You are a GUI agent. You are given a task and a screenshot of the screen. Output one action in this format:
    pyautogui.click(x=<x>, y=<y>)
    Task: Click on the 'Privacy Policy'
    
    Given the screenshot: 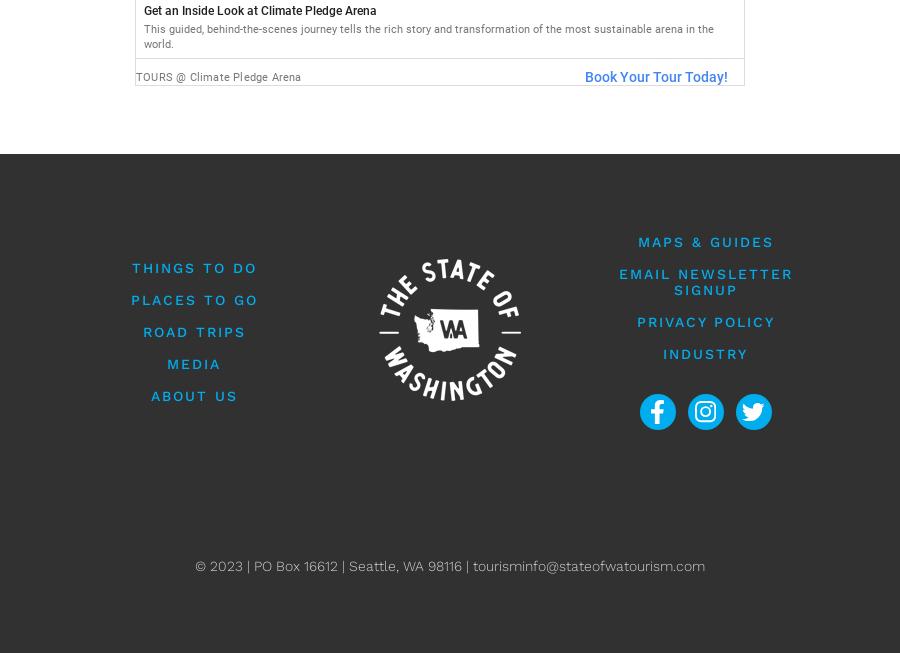 What is the action you would take?
    pyautogui.click(x=703, y=320)
    